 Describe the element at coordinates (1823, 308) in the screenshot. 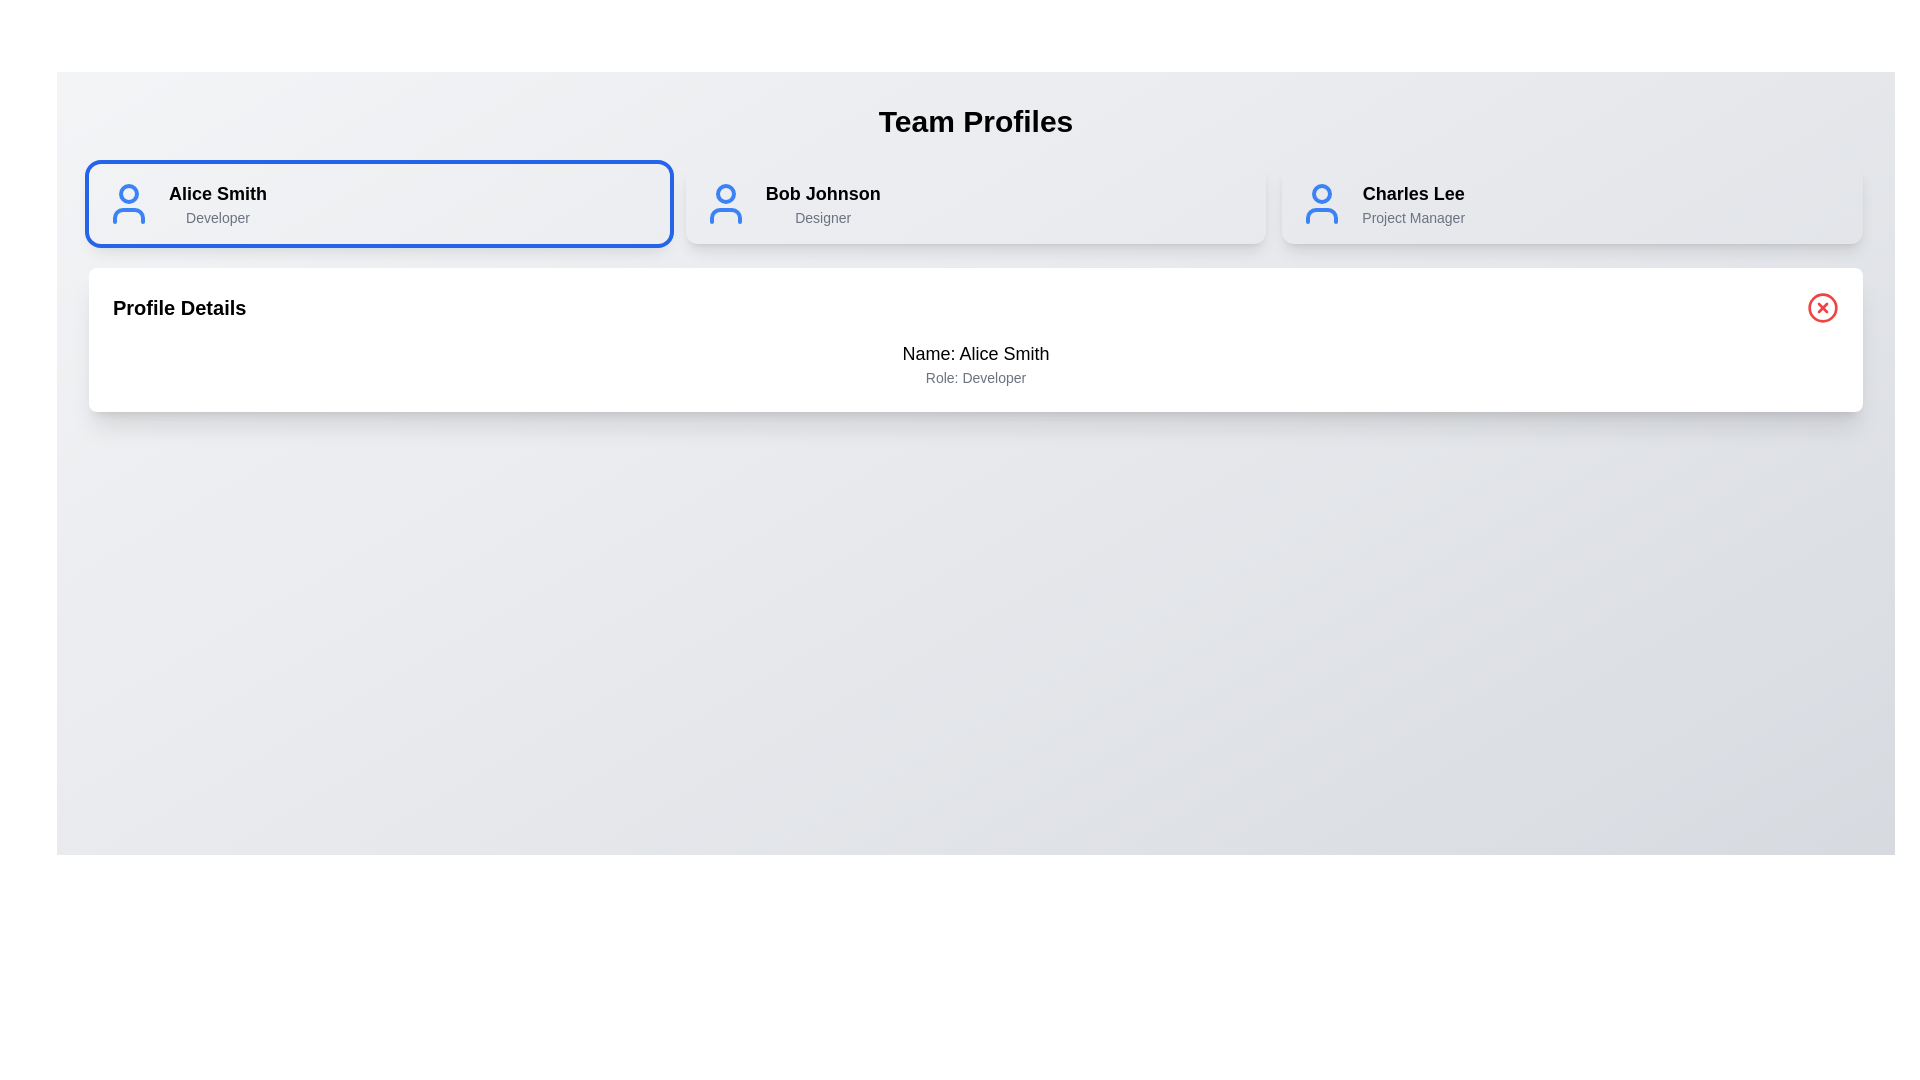

I see `the close button located on the far right of the 'Profile Details' section` at that location.